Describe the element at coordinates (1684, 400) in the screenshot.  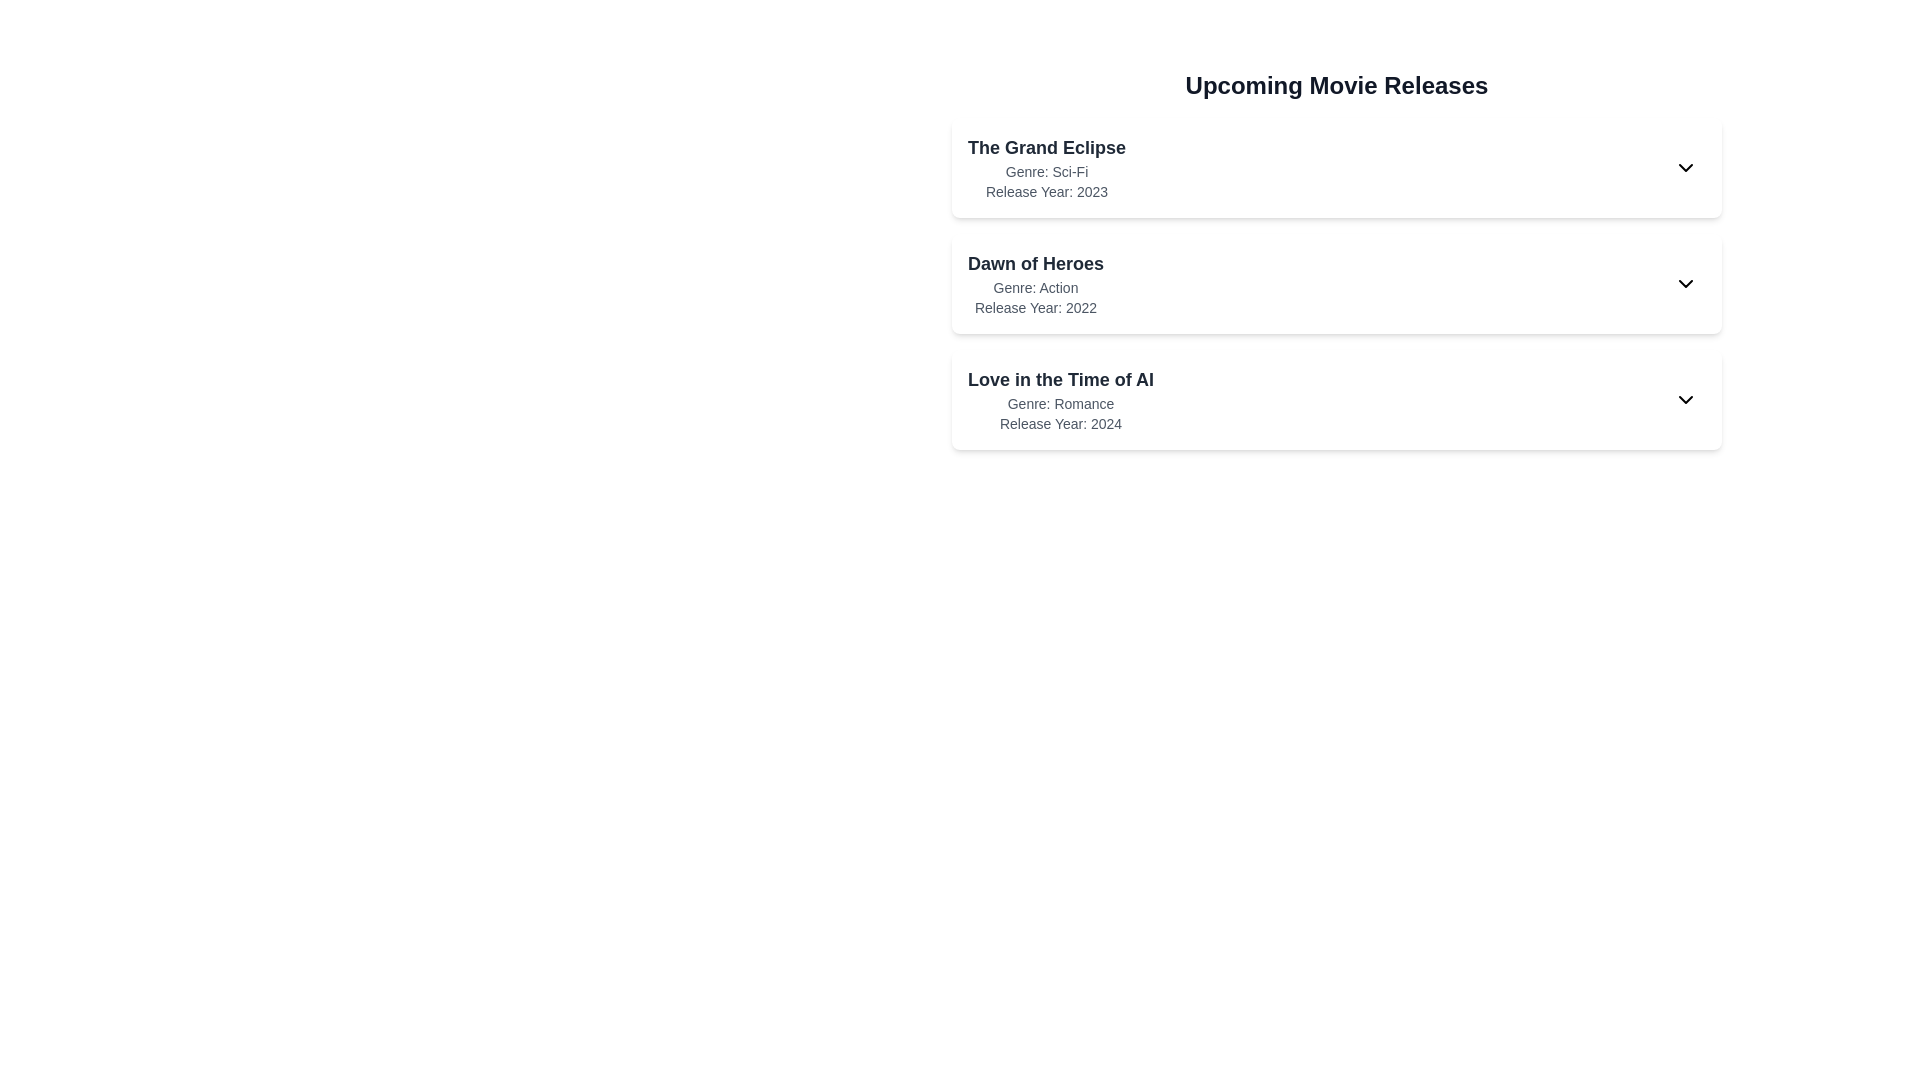
I see `expand/collapse button for the movie identified by its title Love in the Time of AI` at that location.